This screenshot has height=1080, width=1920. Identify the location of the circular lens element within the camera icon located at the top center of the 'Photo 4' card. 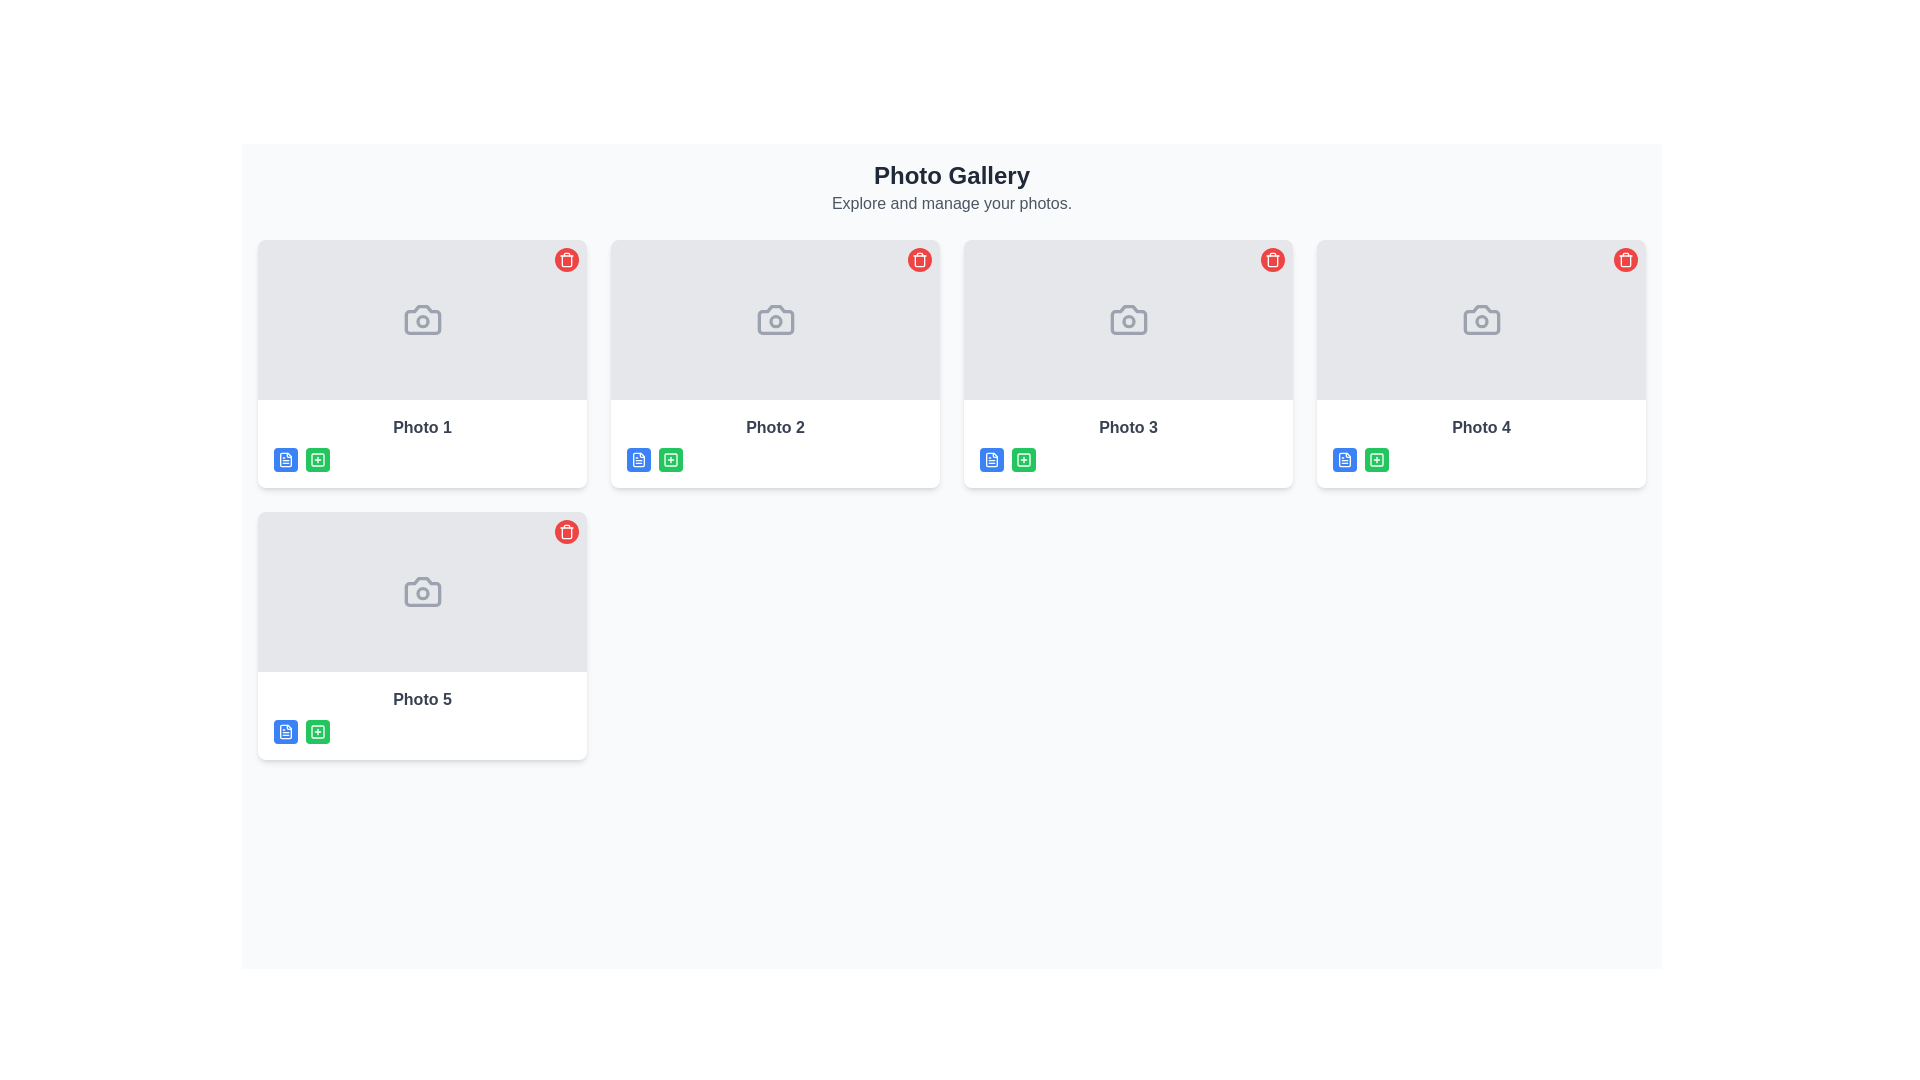
(1481, 320).